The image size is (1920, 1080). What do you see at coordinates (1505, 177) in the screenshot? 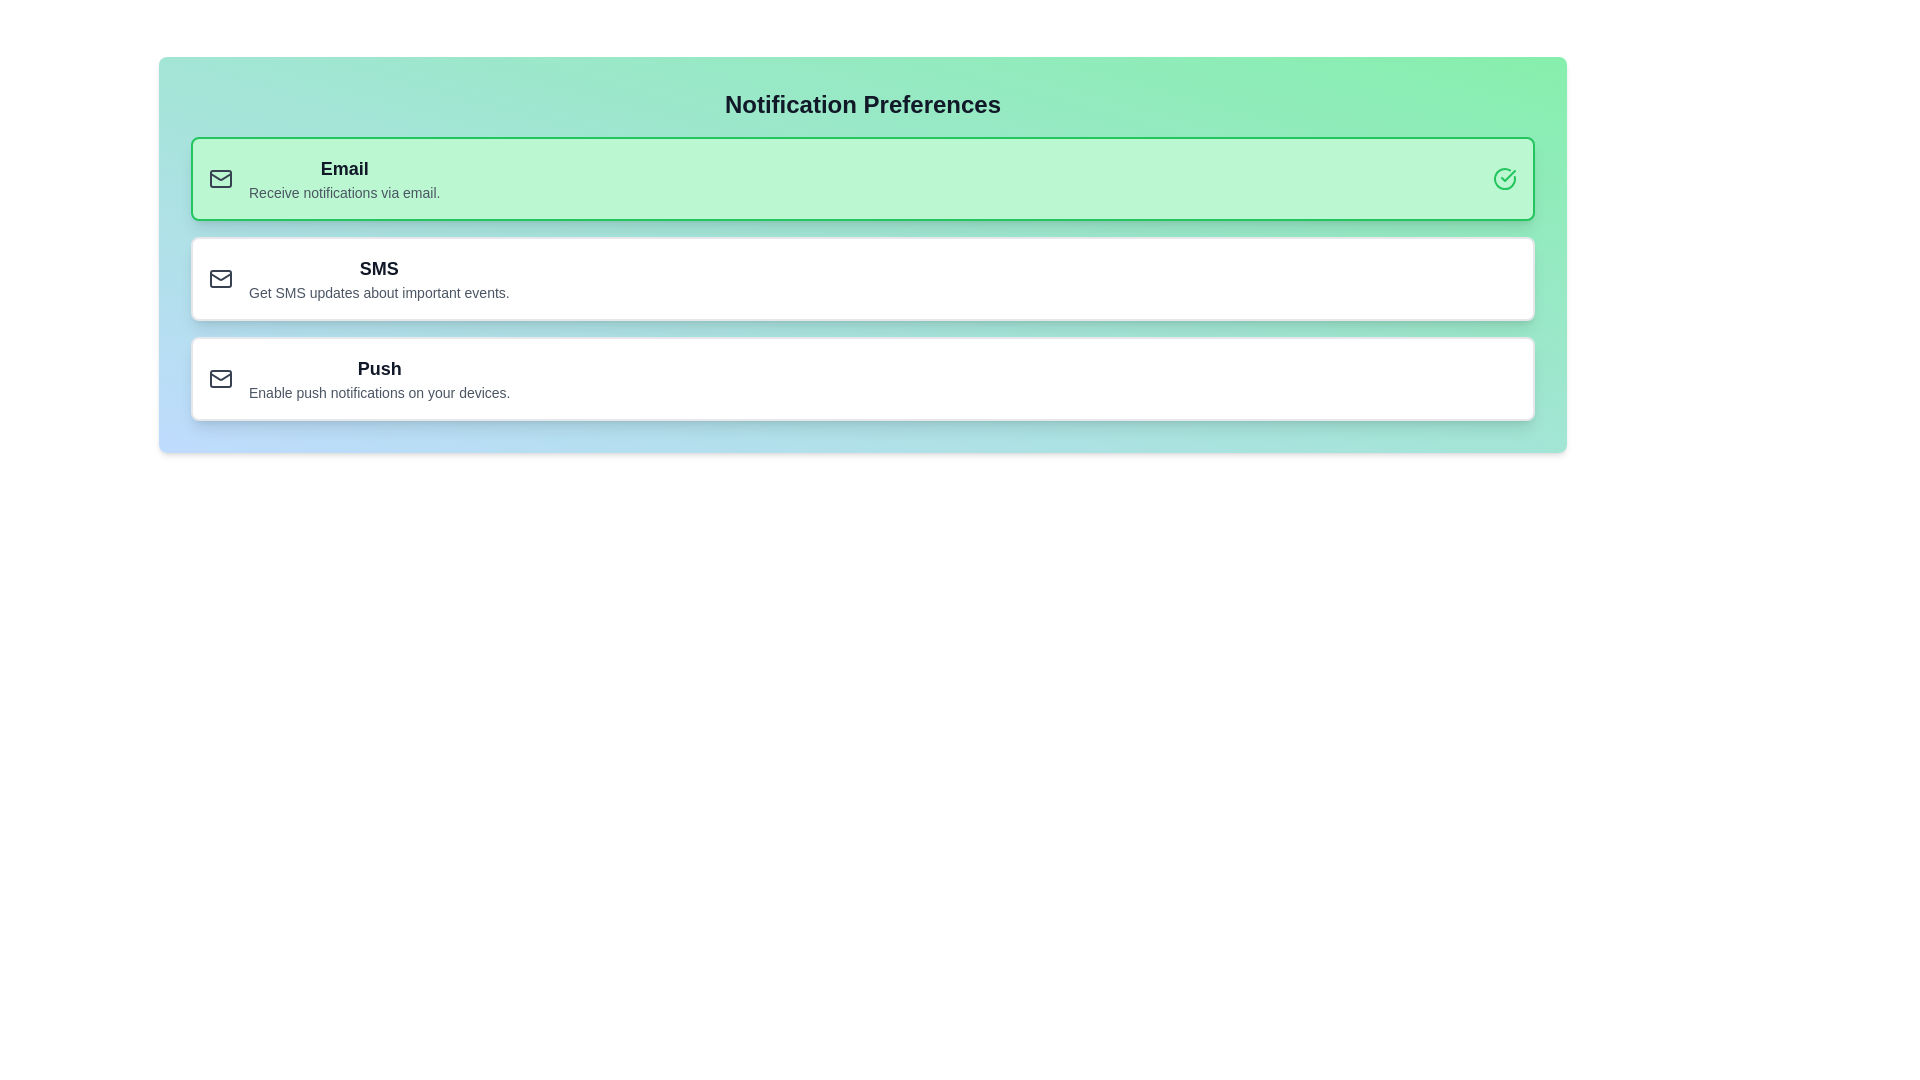
I see `the green circular checkmark icon located in the top-right corner of the 'Email' notification preference row, indicating a successful setting` at bounding box center [1505, 177].